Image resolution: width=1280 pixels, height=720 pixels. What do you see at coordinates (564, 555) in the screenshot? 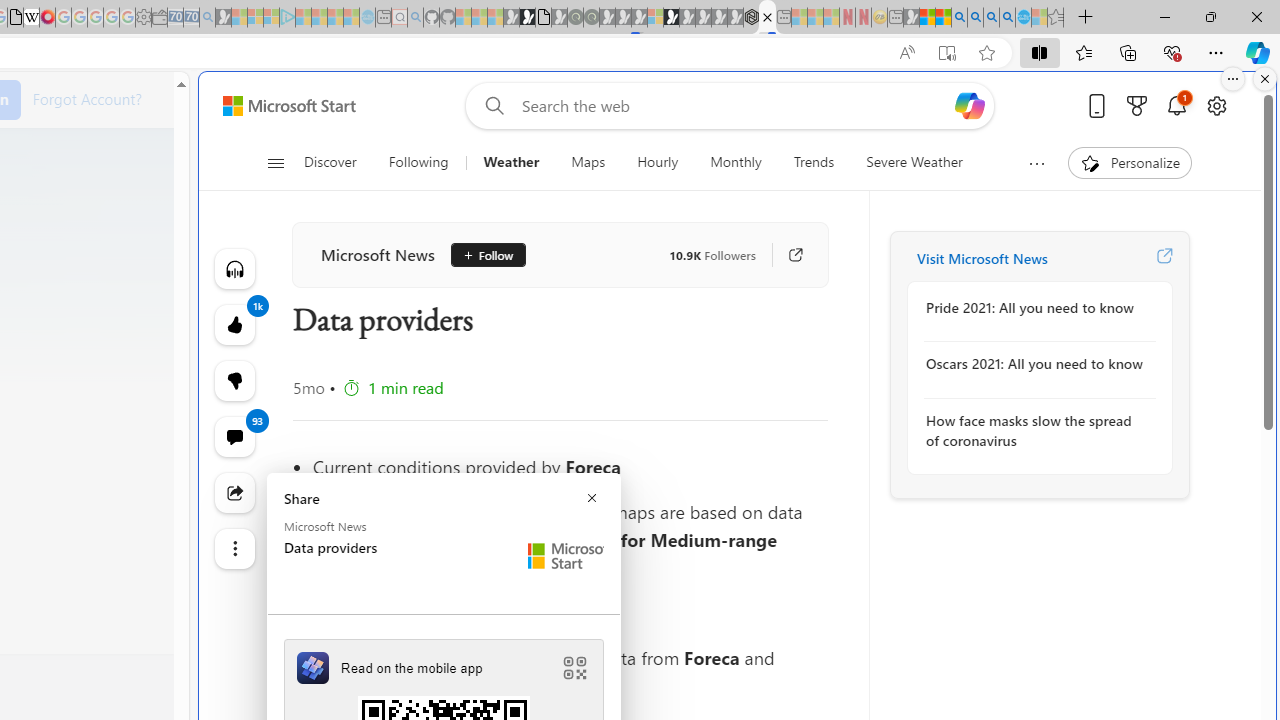
I see `'Microsoft Start Logo'` at bounding box center [564, 555].